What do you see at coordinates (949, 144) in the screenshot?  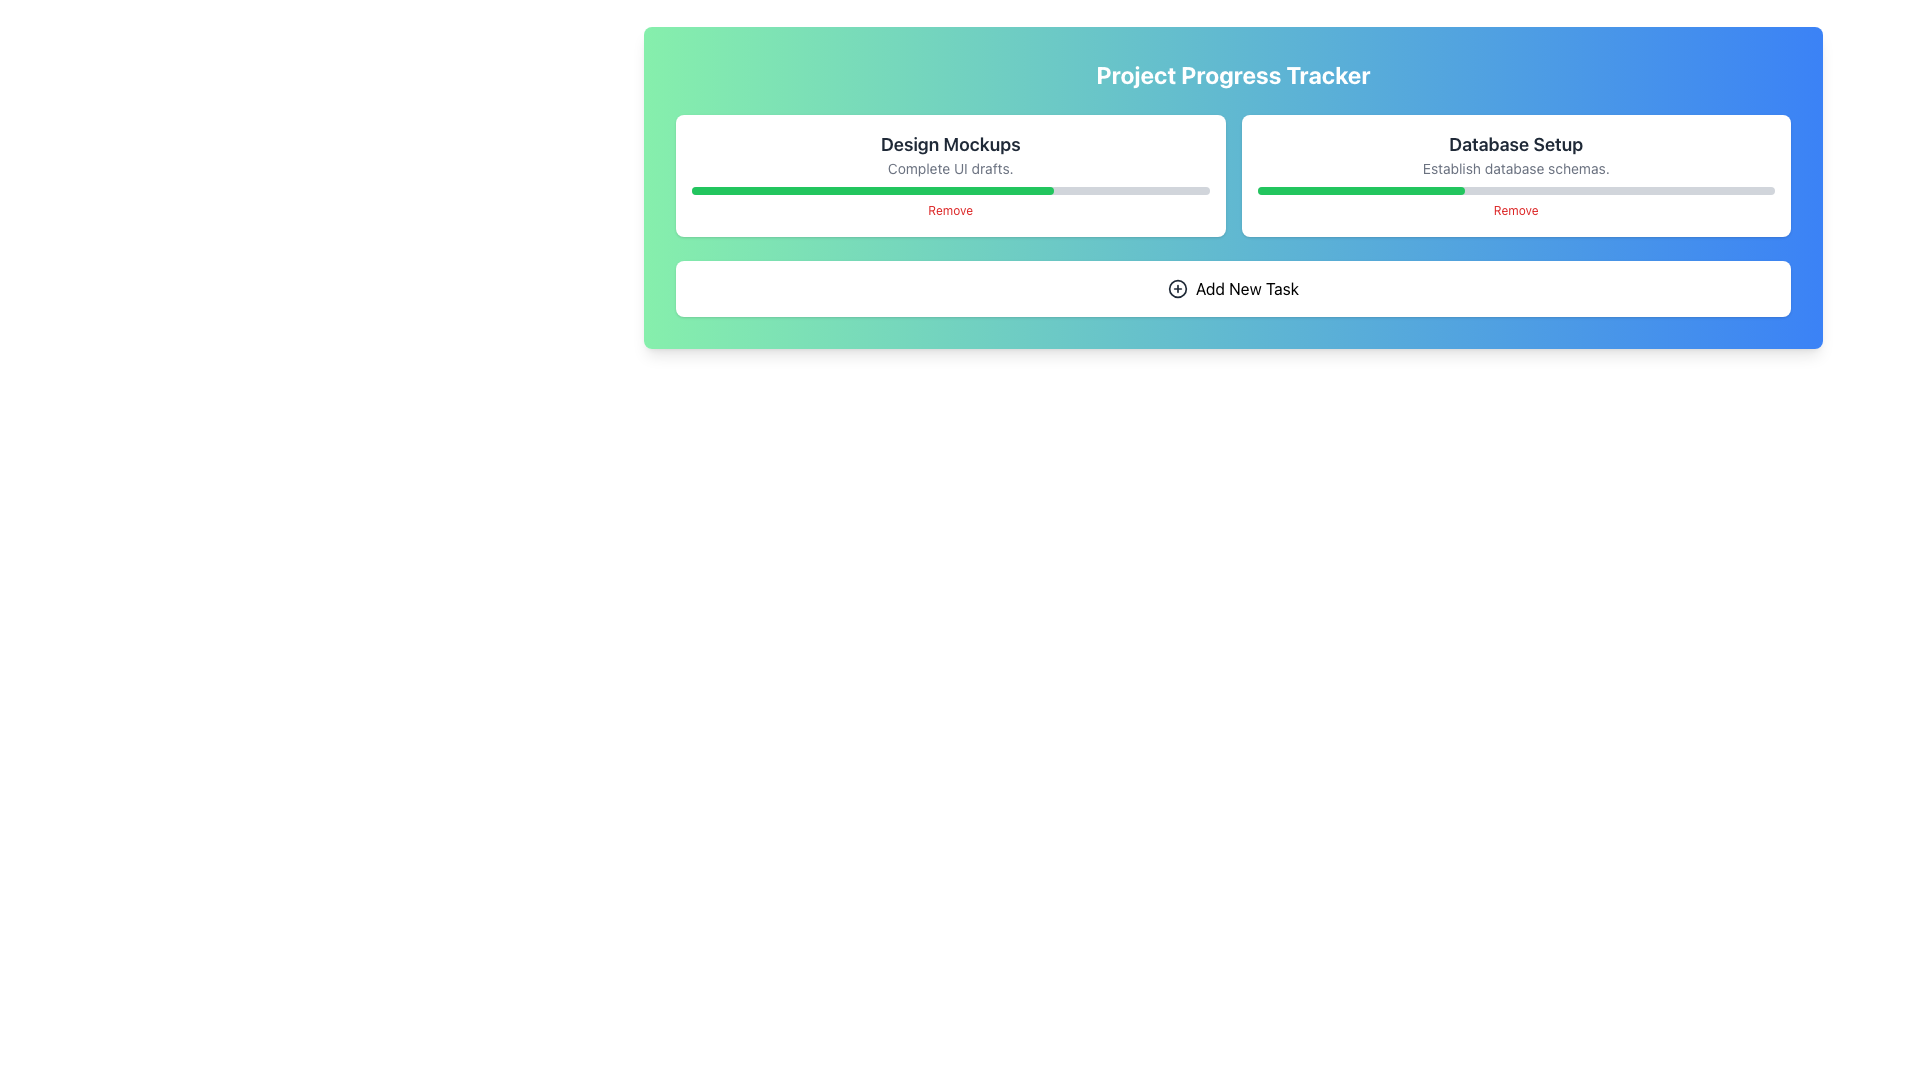 I see `text of the header Text Label located at the top of the card, which serves as the title indicating the main subject of the content` at bounding box center [949, 144].